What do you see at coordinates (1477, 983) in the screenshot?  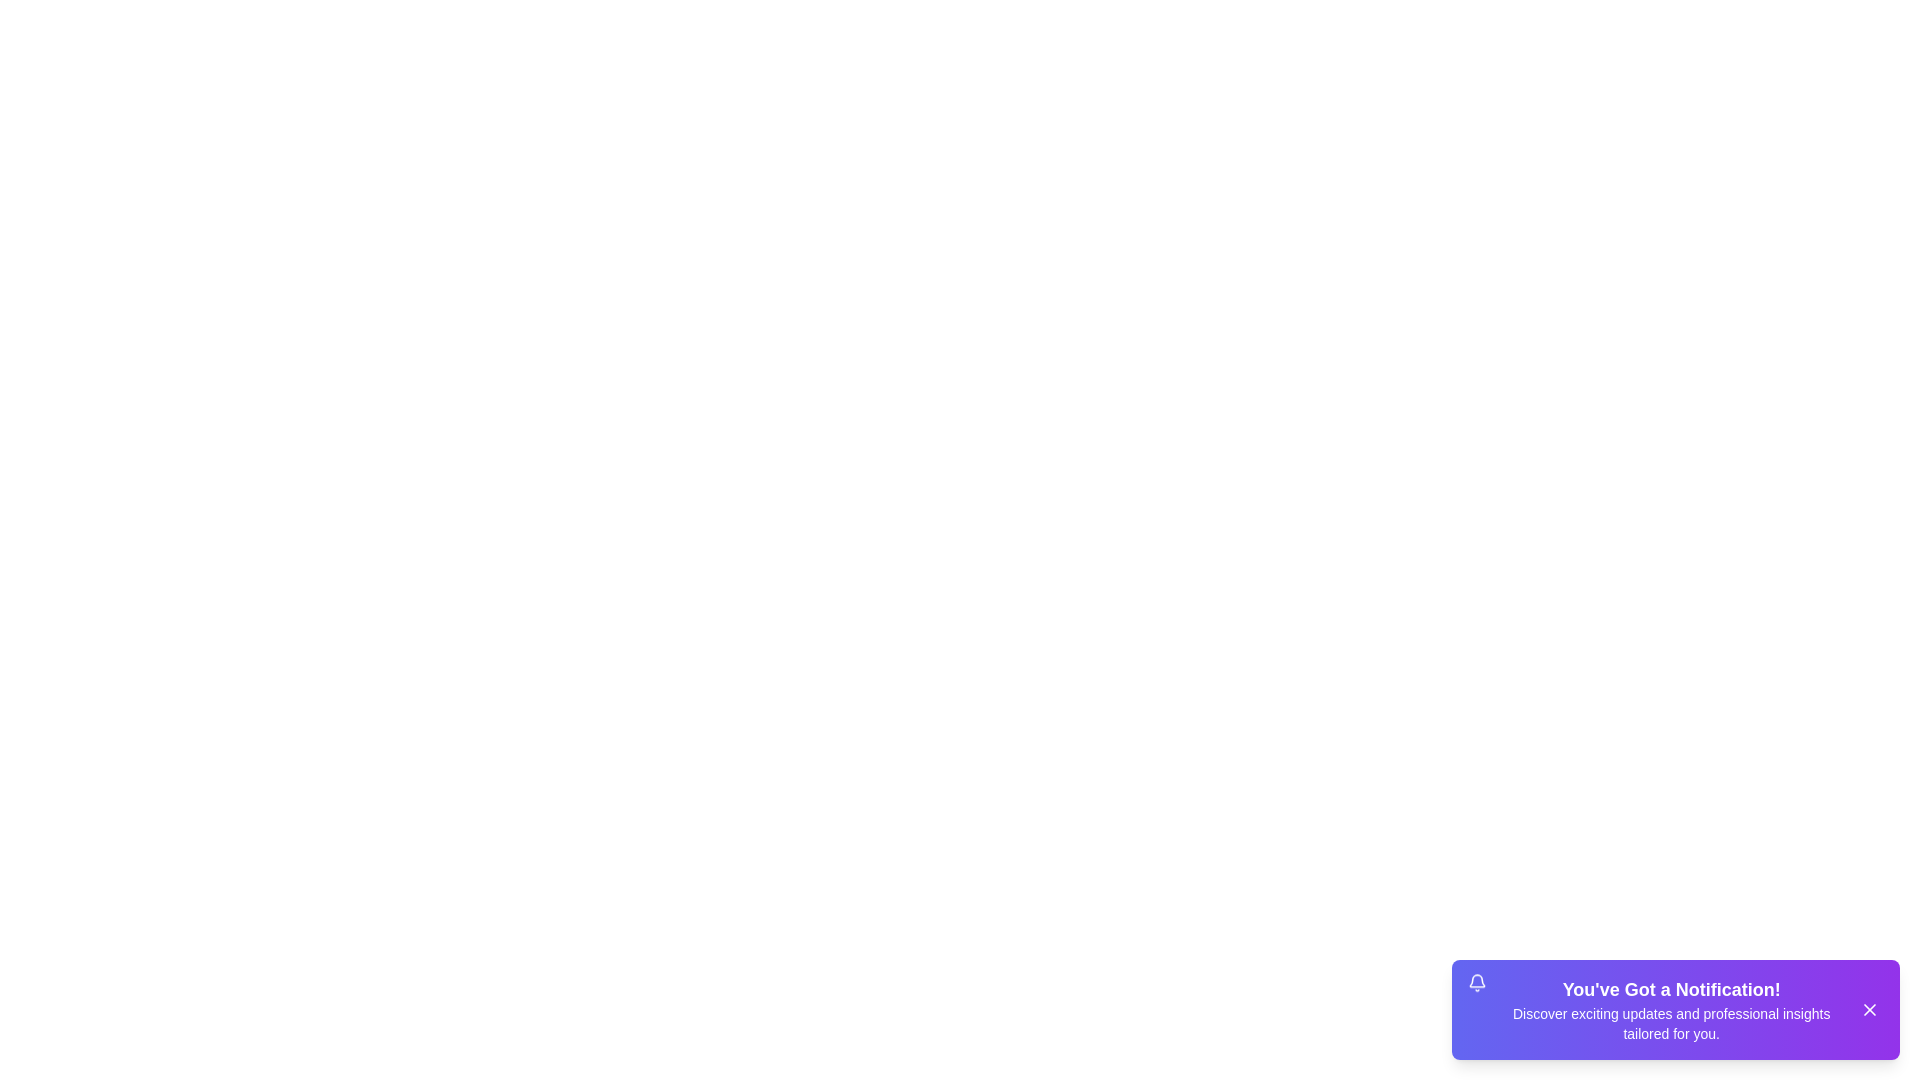 I see `the notification icon to view notifications` at bounding box center [1477, 983].